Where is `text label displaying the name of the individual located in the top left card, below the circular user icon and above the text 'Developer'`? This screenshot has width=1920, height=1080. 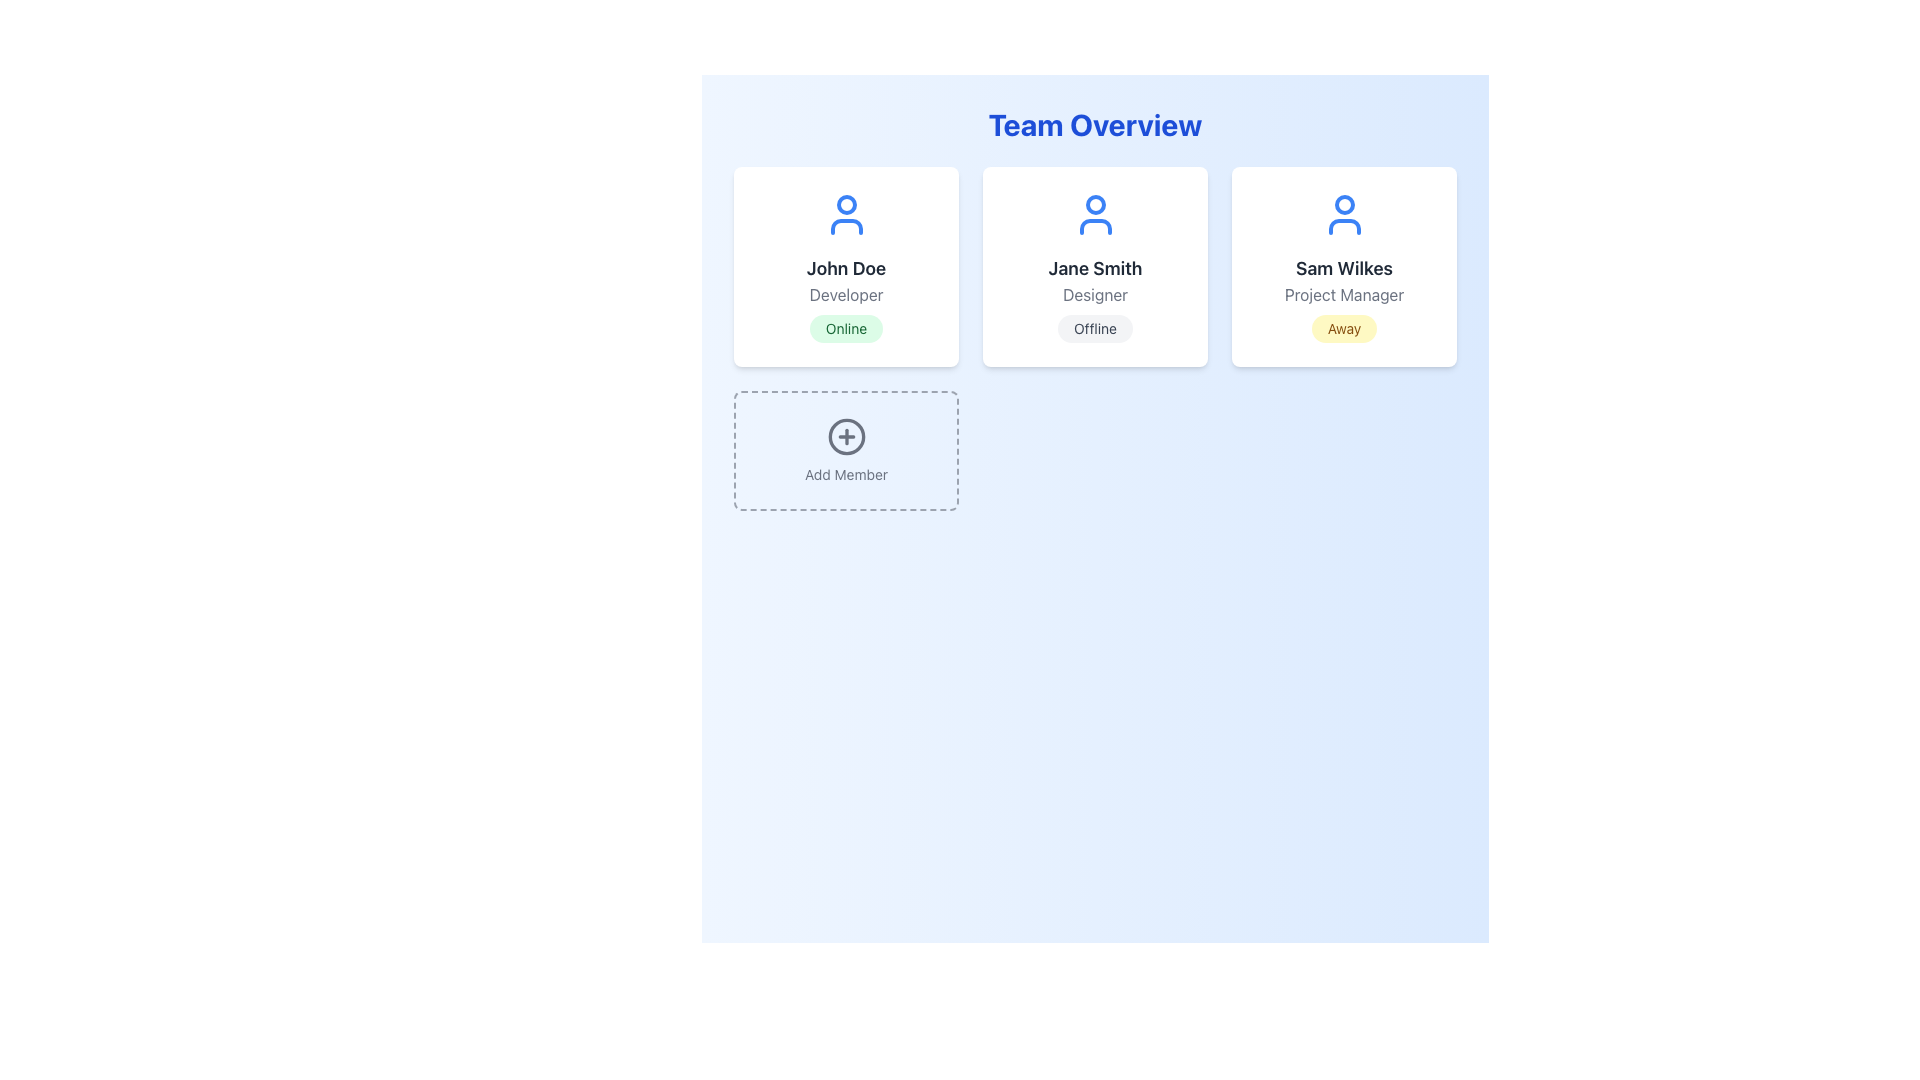
text label displaying the name of the individual located in the top left card, below the circular user icon and above the text 'Developer' is located at coordinates (846, 268).